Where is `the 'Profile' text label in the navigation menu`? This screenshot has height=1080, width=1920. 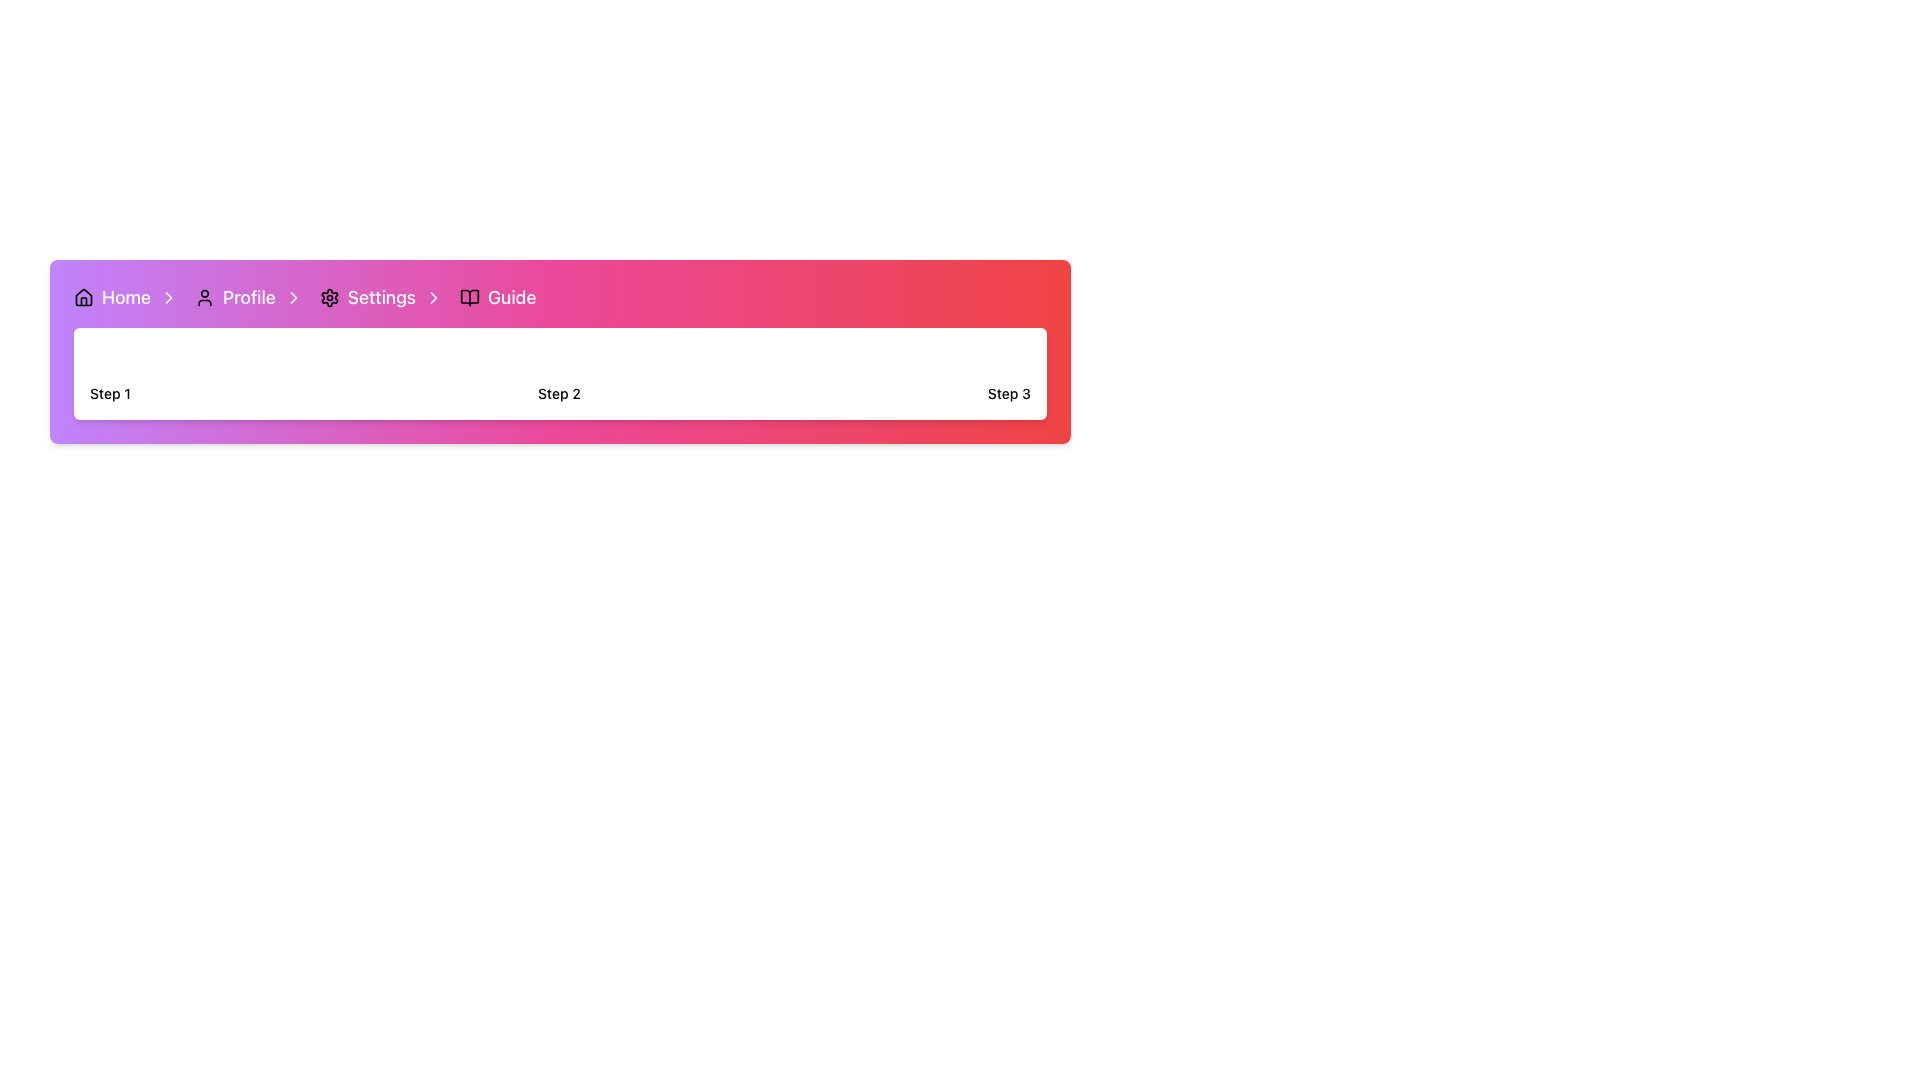
the 'Profile' text label in the navigation menu is located at coordinates (248, 297).